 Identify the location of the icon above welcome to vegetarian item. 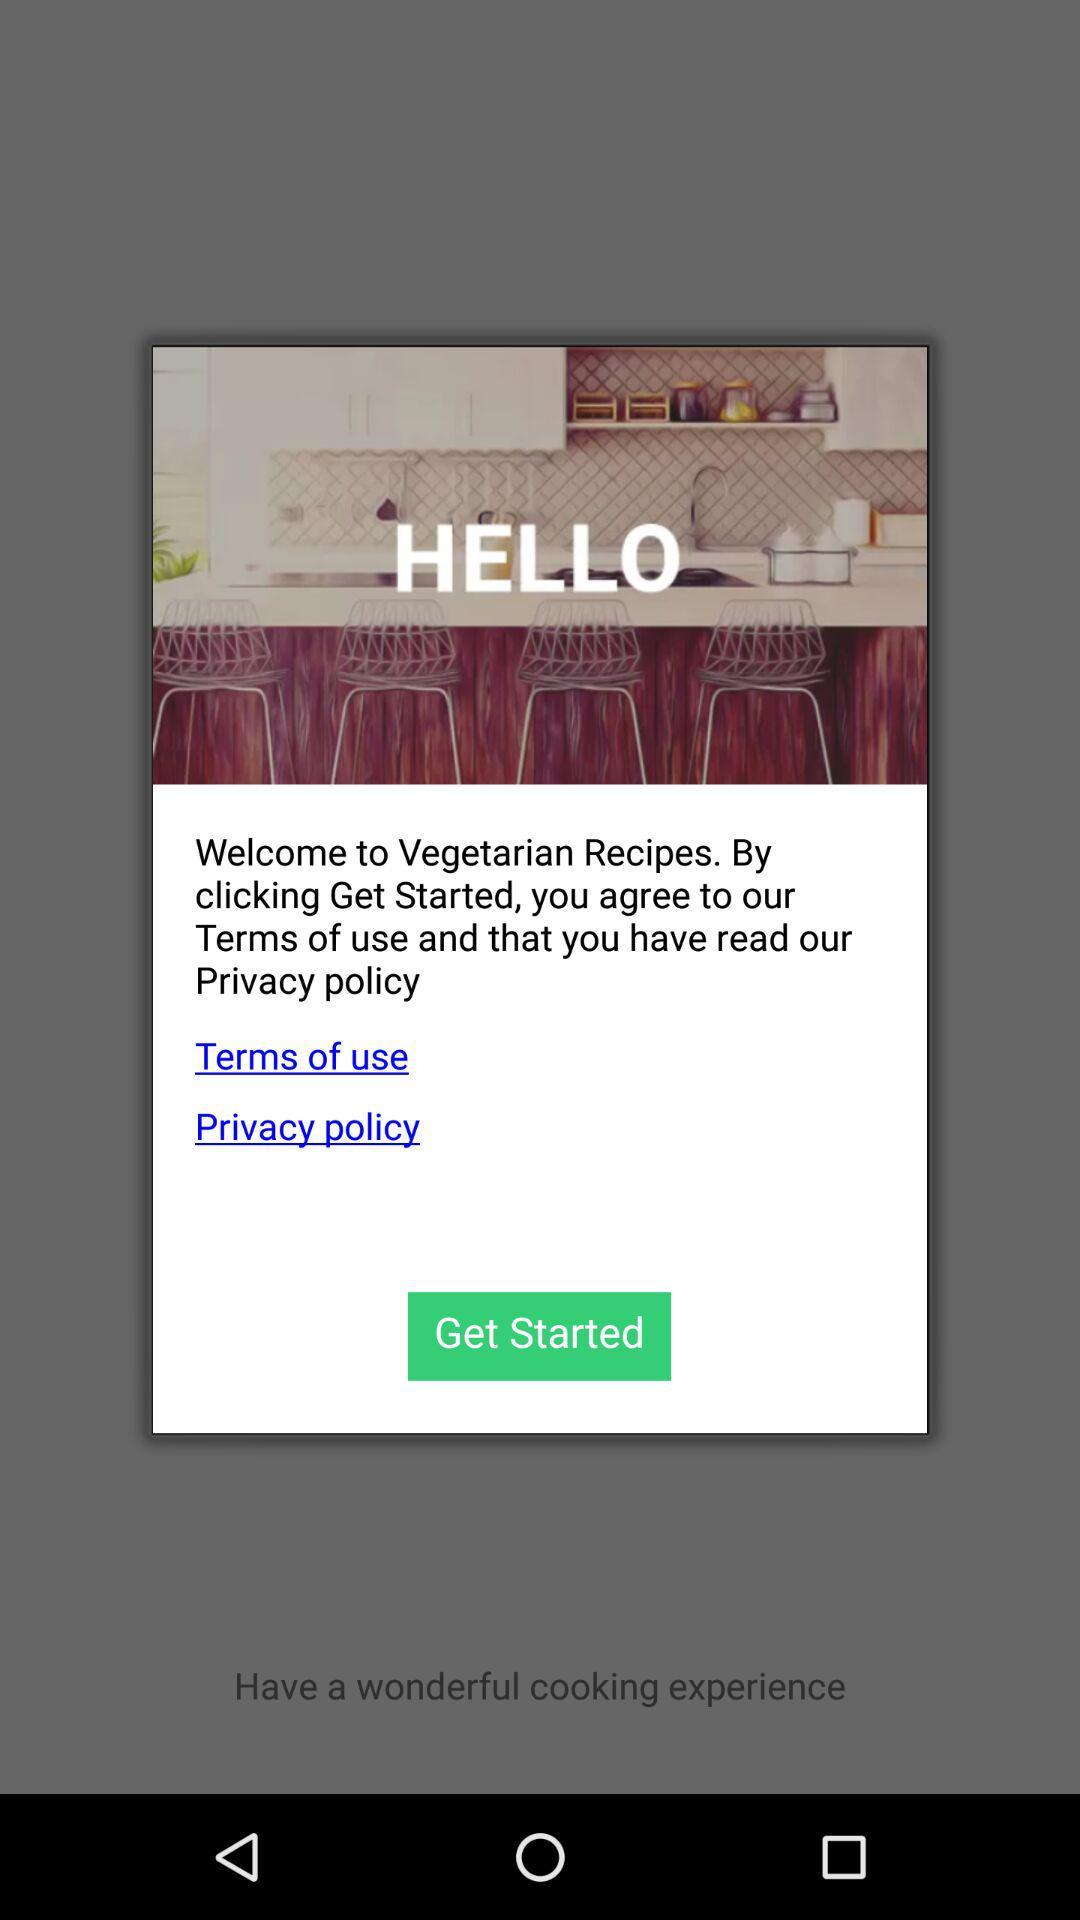
(540, 564).